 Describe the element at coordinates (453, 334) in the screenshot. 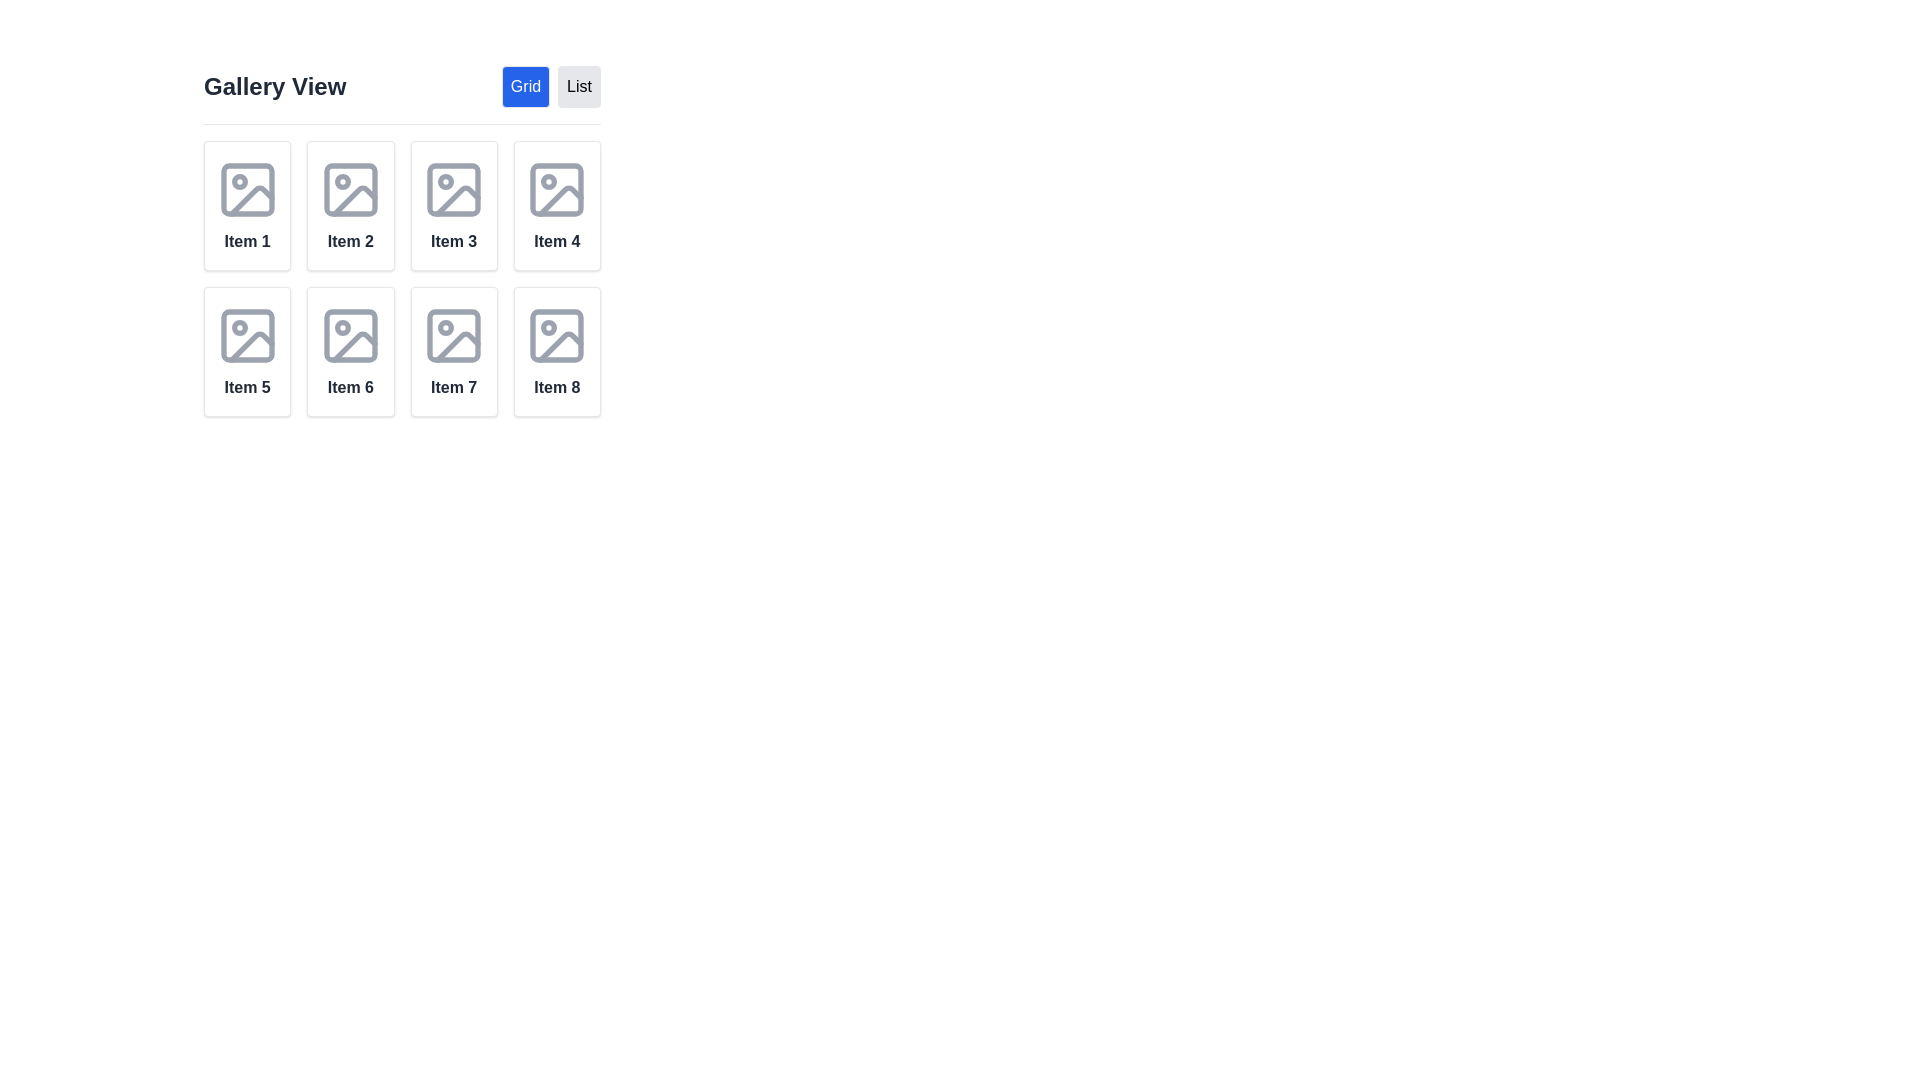

I see `the SVG Image Placeholder located at the center upper region of the card titled 'Item 7'` at that location.